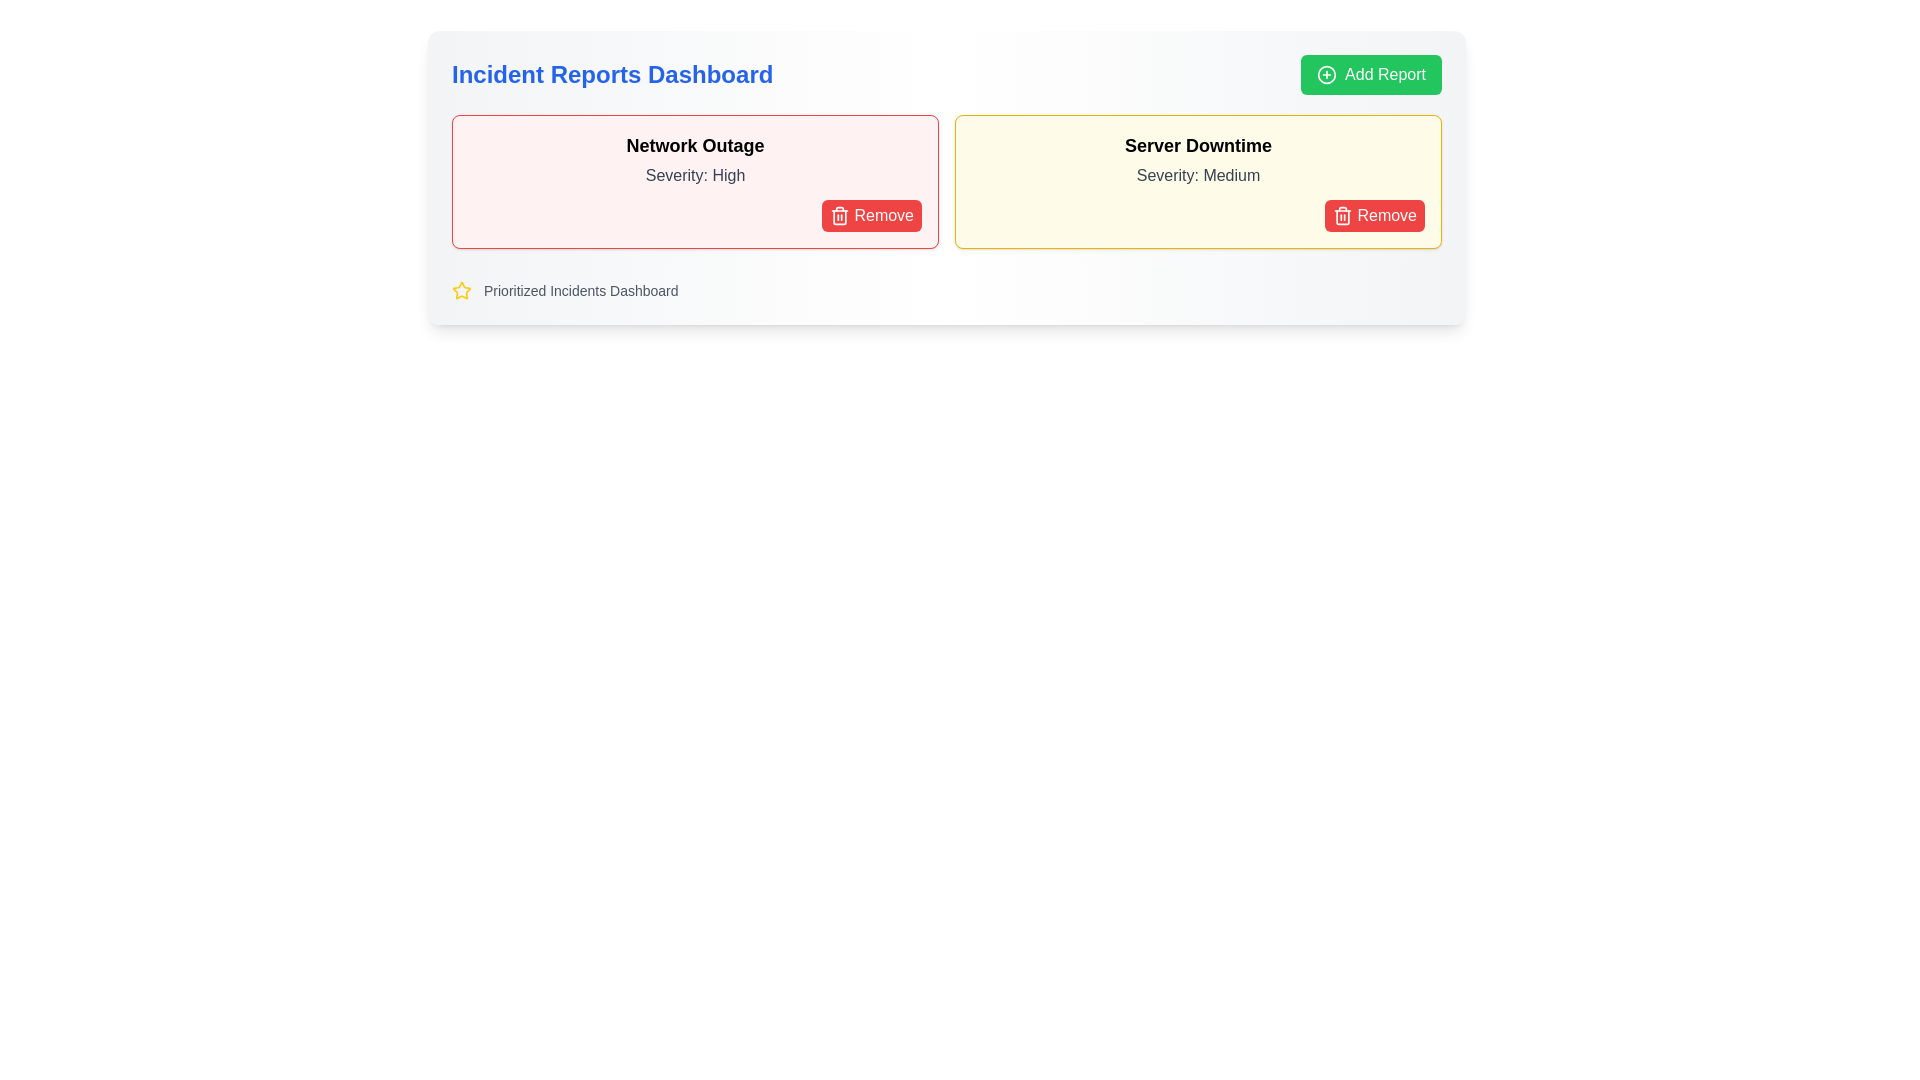 This screenshot has height=1080, width=1920. Describe the element at coordinates (1327, 73) in the screenshot. I see `the circular icon within the green 'Add Report' button located in the top-right area of the interface for contextual understanding` at that location.